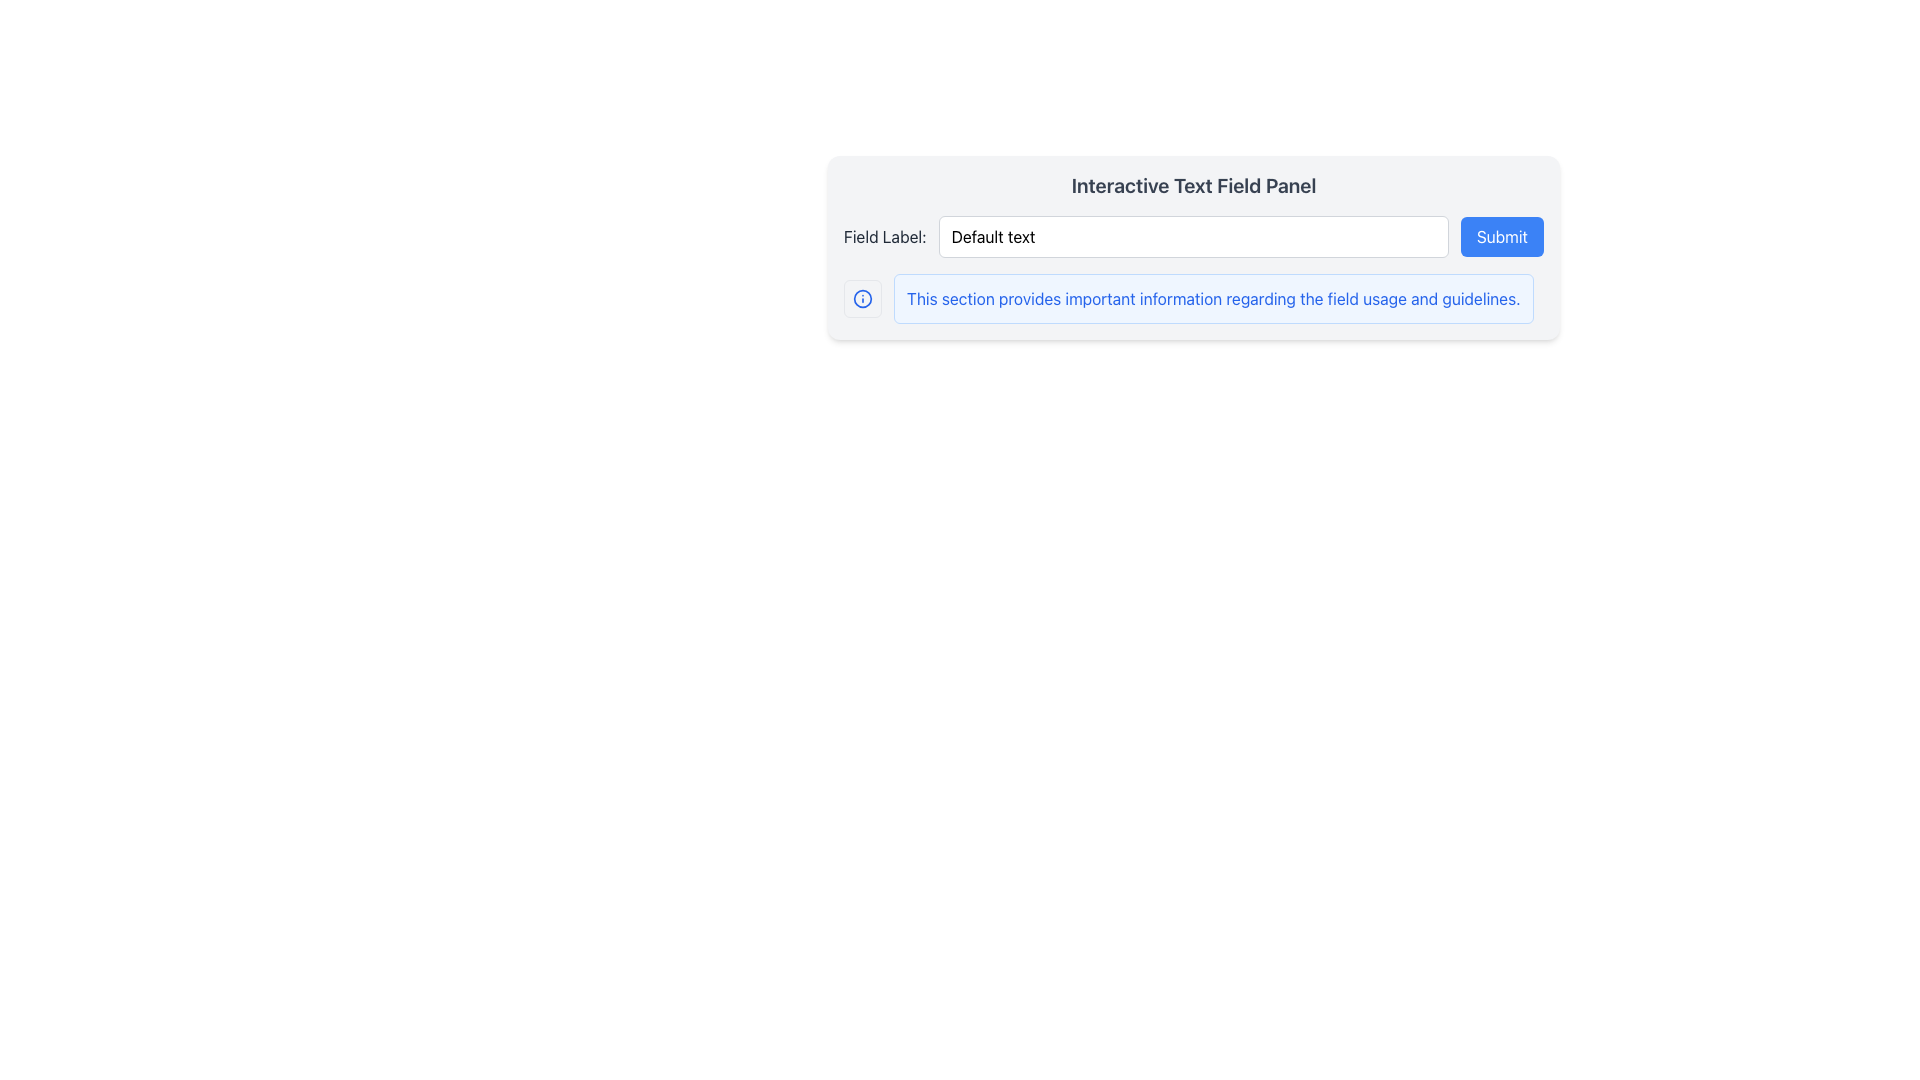 Image resolution: width=1920 pixels, height=1080 pixels. I want to click on the circular button with a blue border and an info icon located on the left side of the text block, so click(863, 299).